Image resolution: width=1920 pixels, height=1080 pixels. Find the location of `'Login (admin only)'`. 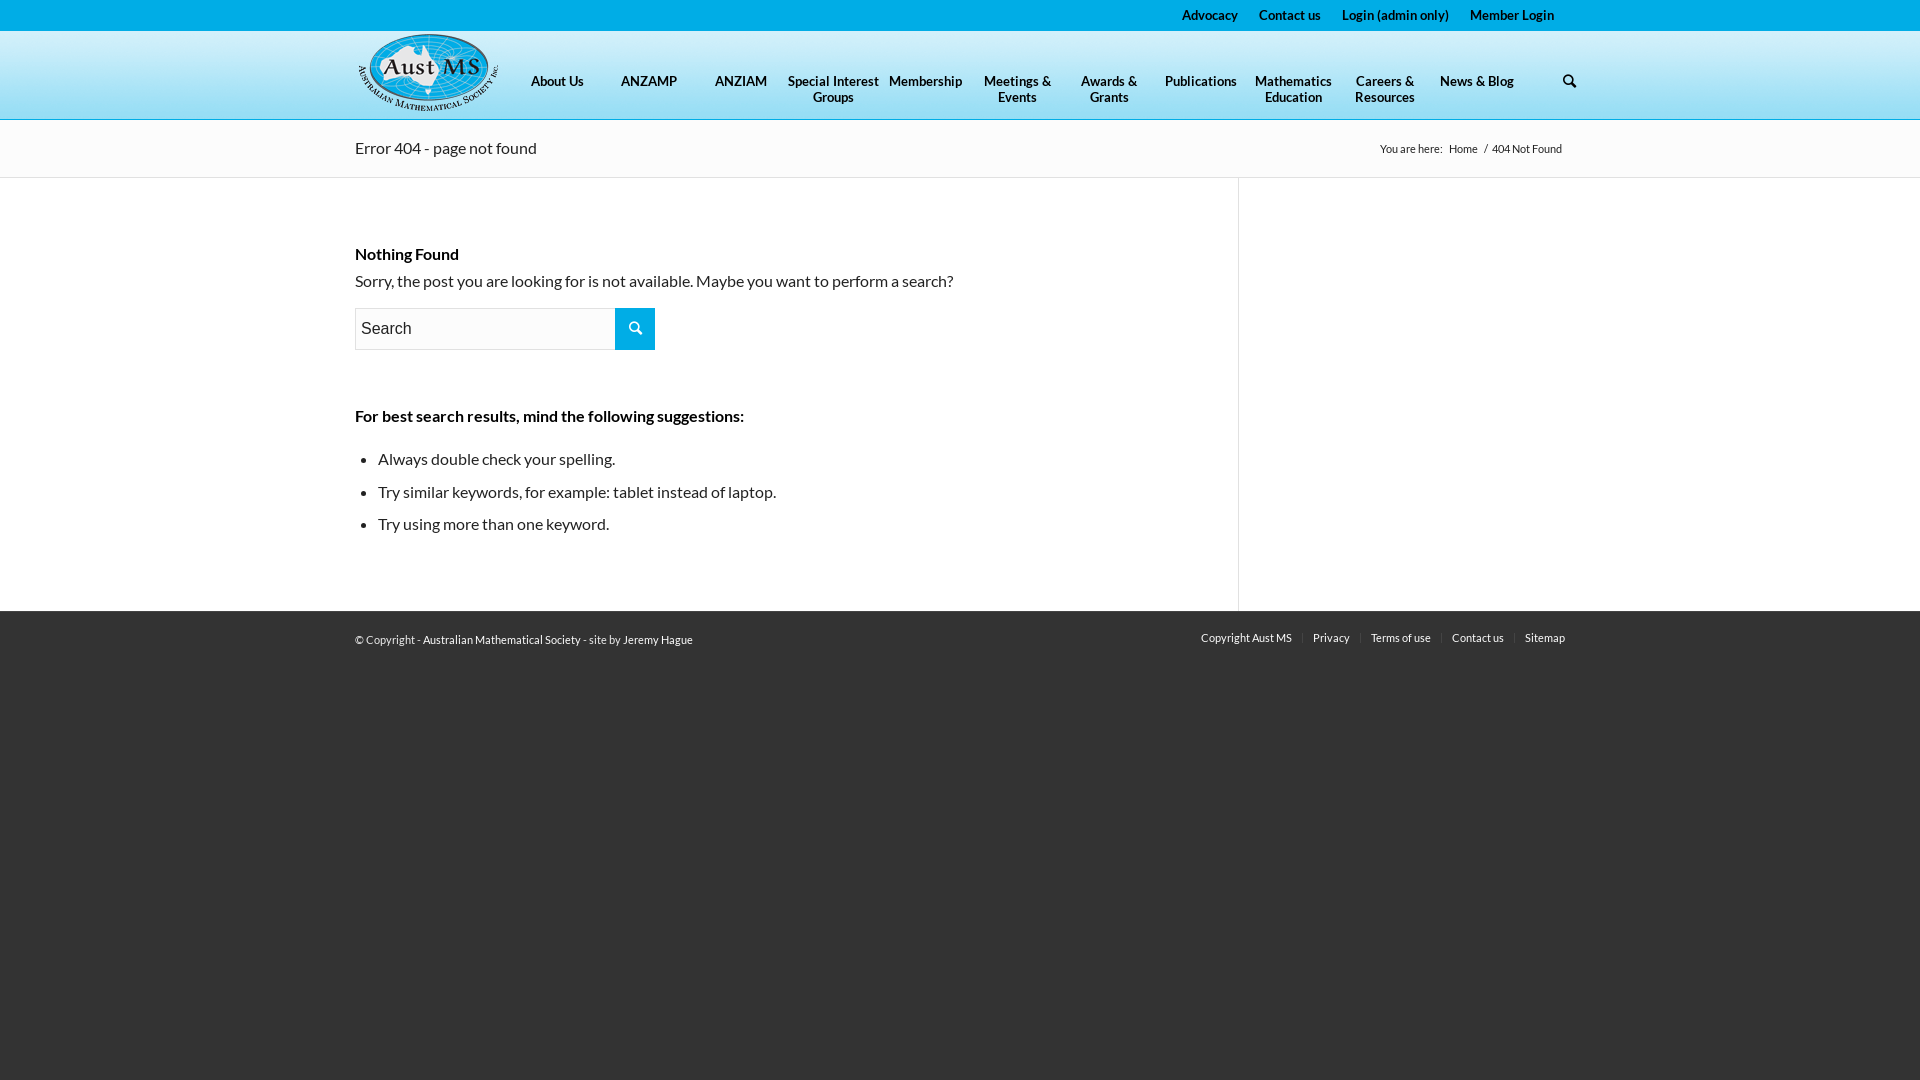

'Login (admin only)' is located at coordinates (1394, 15).